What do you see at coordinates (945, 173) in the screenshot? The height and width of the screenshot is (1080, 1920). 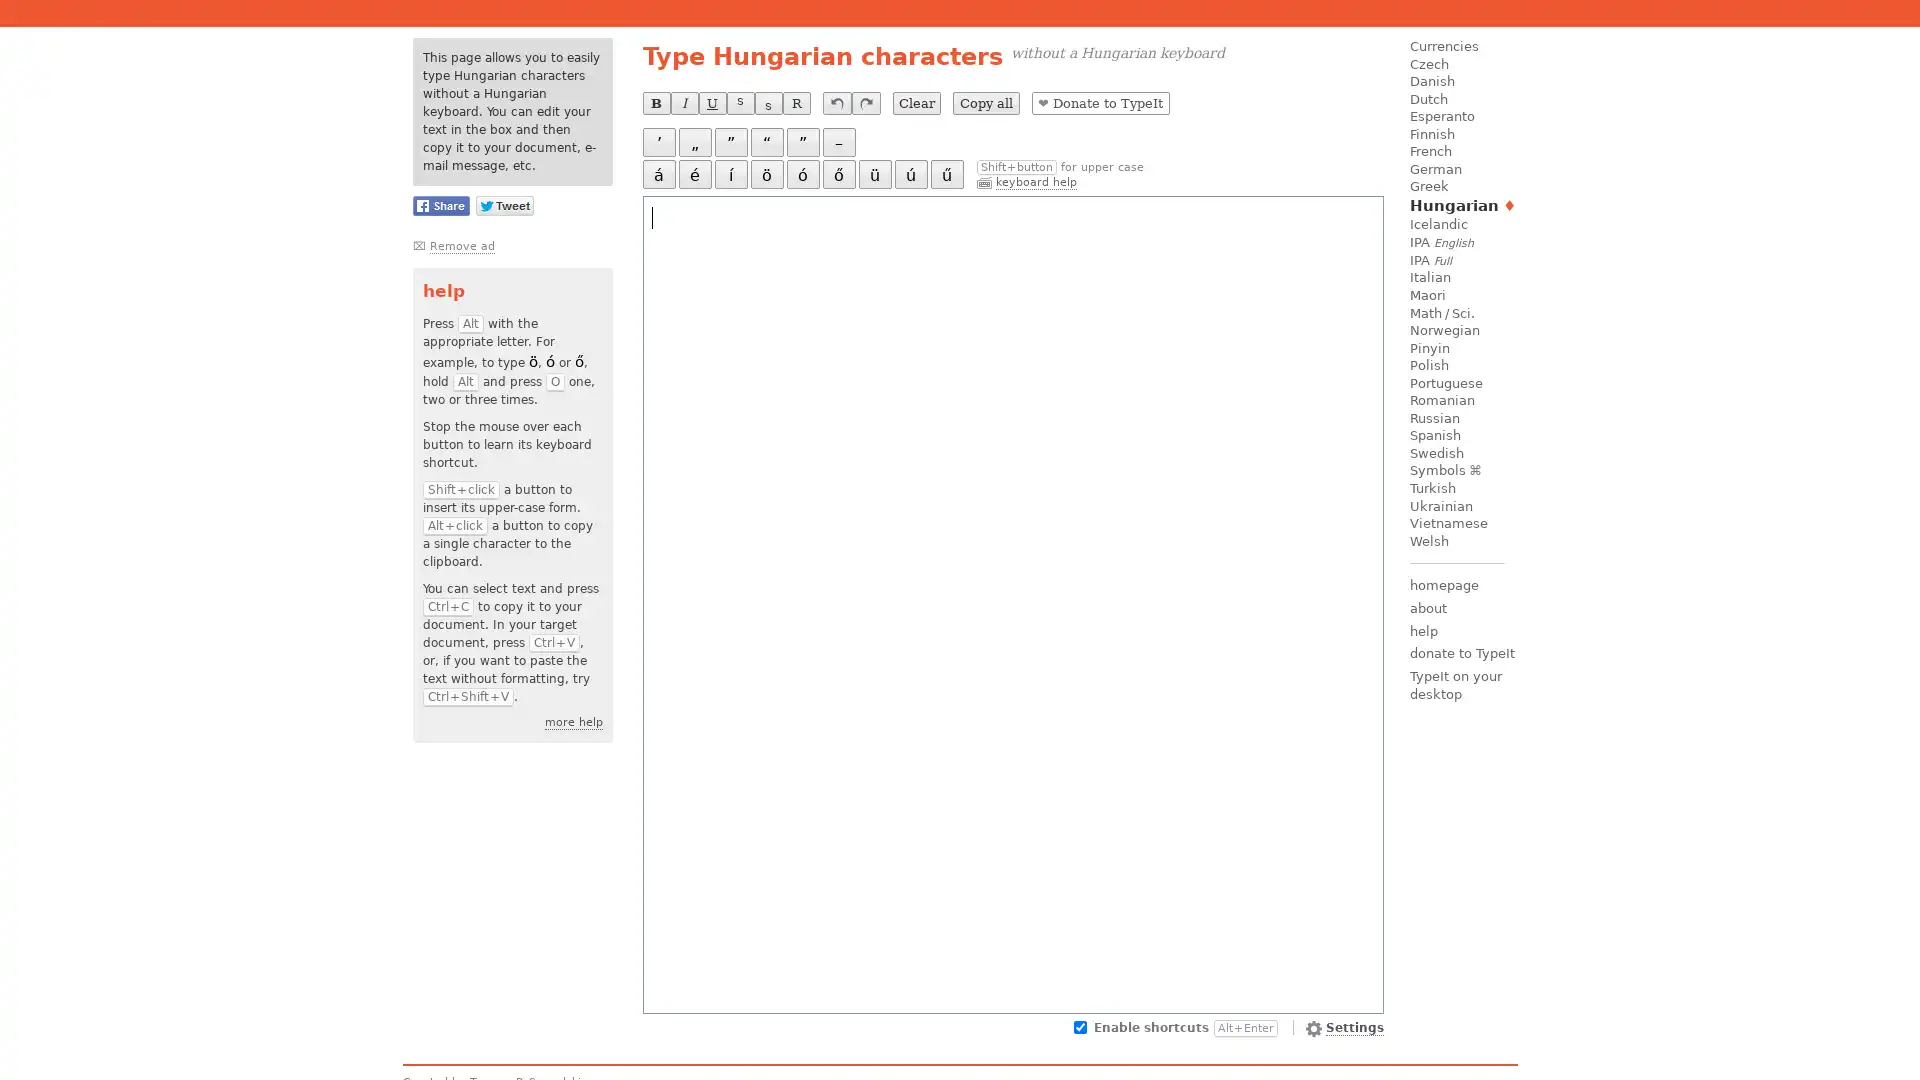 I see `u` at bounding box center [945, 173].